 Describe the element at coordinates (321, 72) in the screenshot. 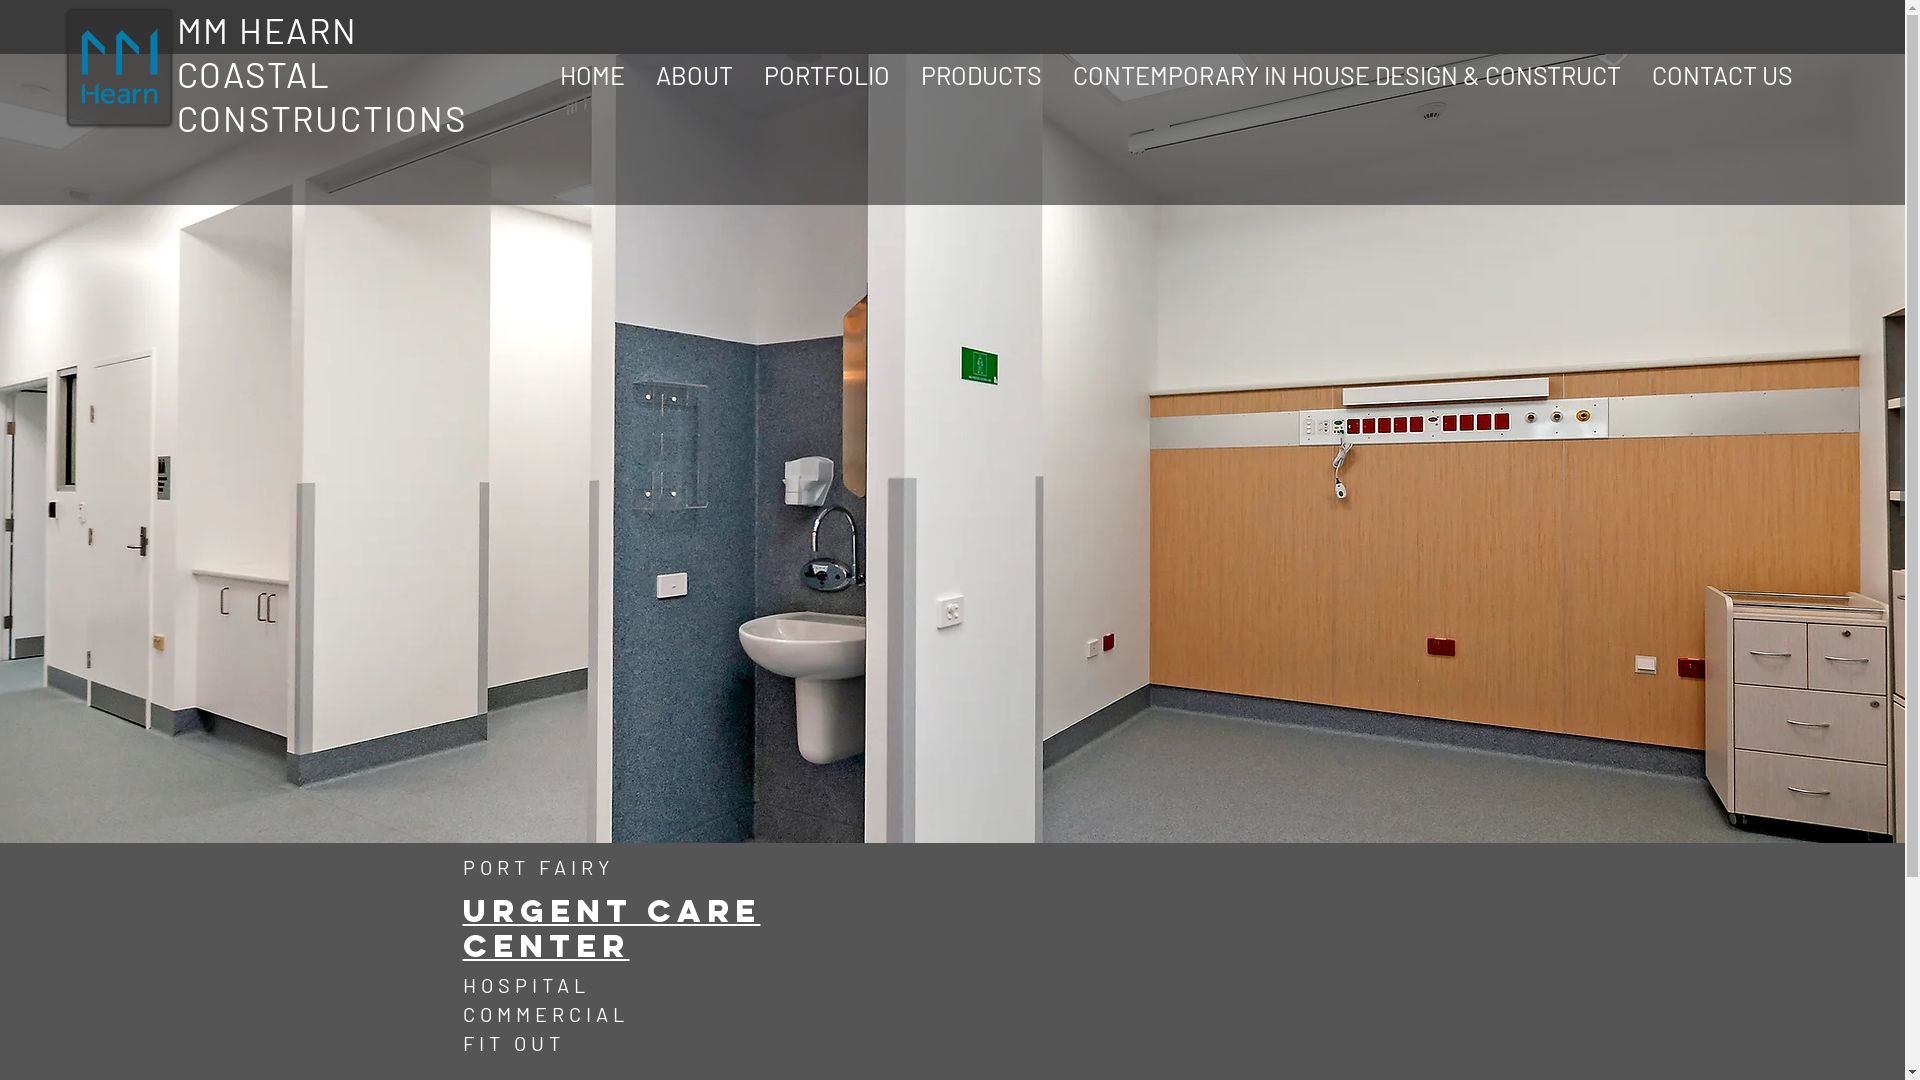

I see `'MM HEARN` at that location.